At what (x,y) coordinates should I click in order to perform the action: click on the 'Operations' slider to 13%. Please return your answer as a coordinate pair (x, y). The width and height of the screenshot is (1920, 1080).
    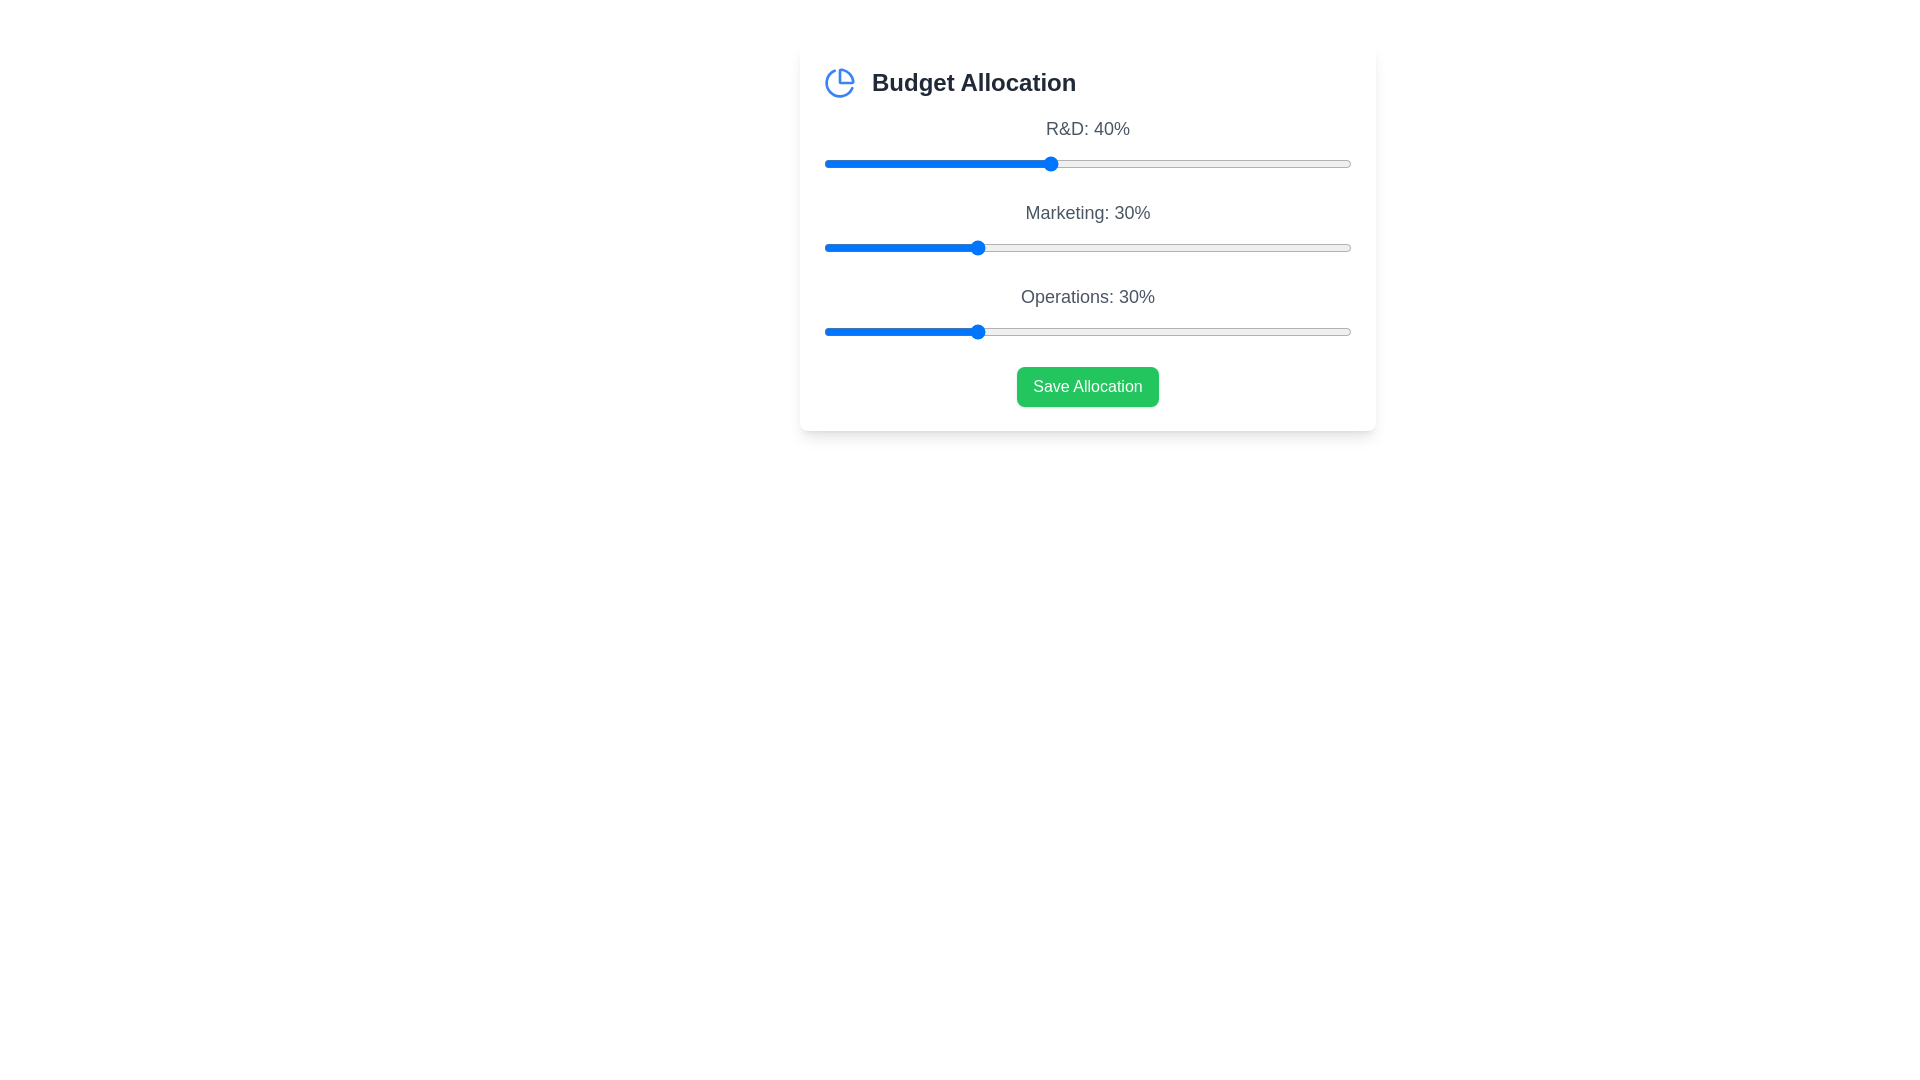
    Looking at the image, I should click on (846, 330).